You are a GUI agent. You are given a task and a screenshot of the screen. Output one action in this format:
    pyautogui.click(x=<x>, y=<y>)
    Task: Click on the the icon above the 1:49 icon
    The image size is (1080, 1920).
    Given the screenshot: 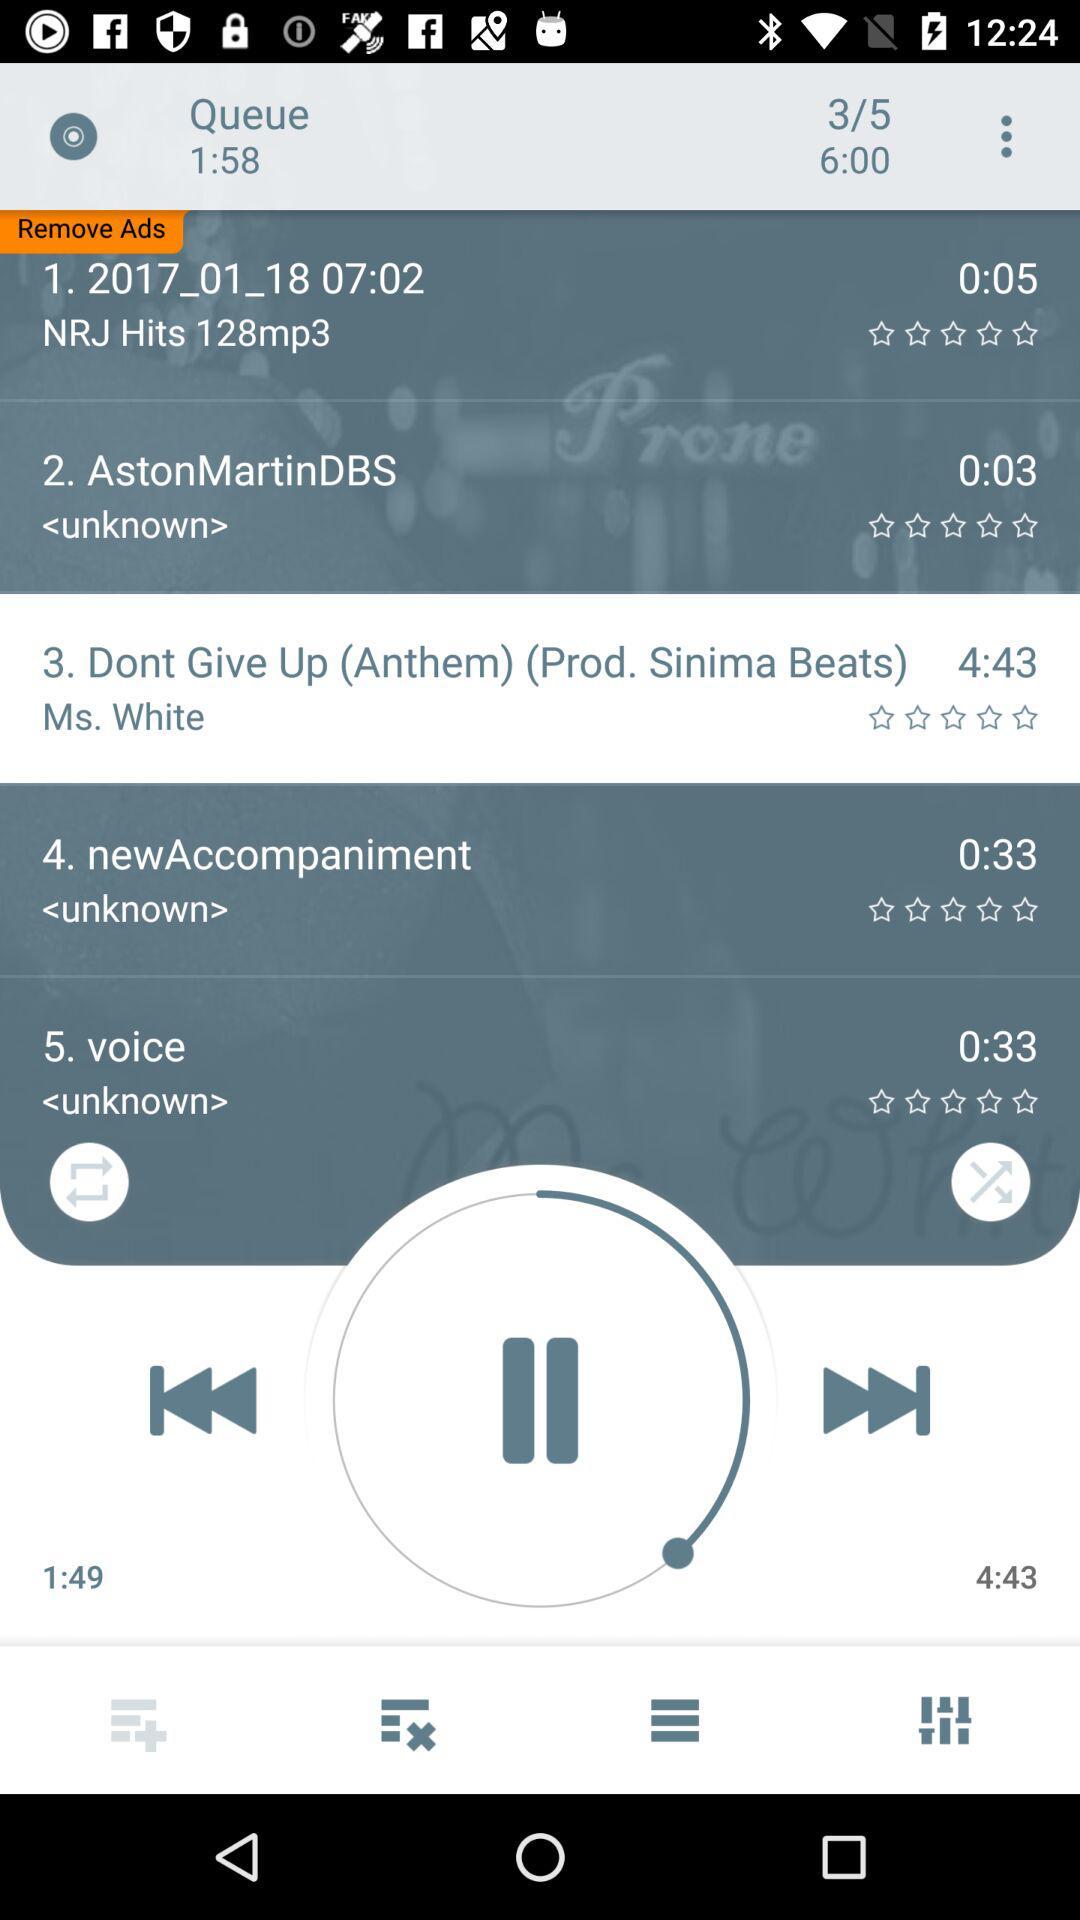 What is the action you would take?
    pyautogui.click(x=203, y=1399)
    